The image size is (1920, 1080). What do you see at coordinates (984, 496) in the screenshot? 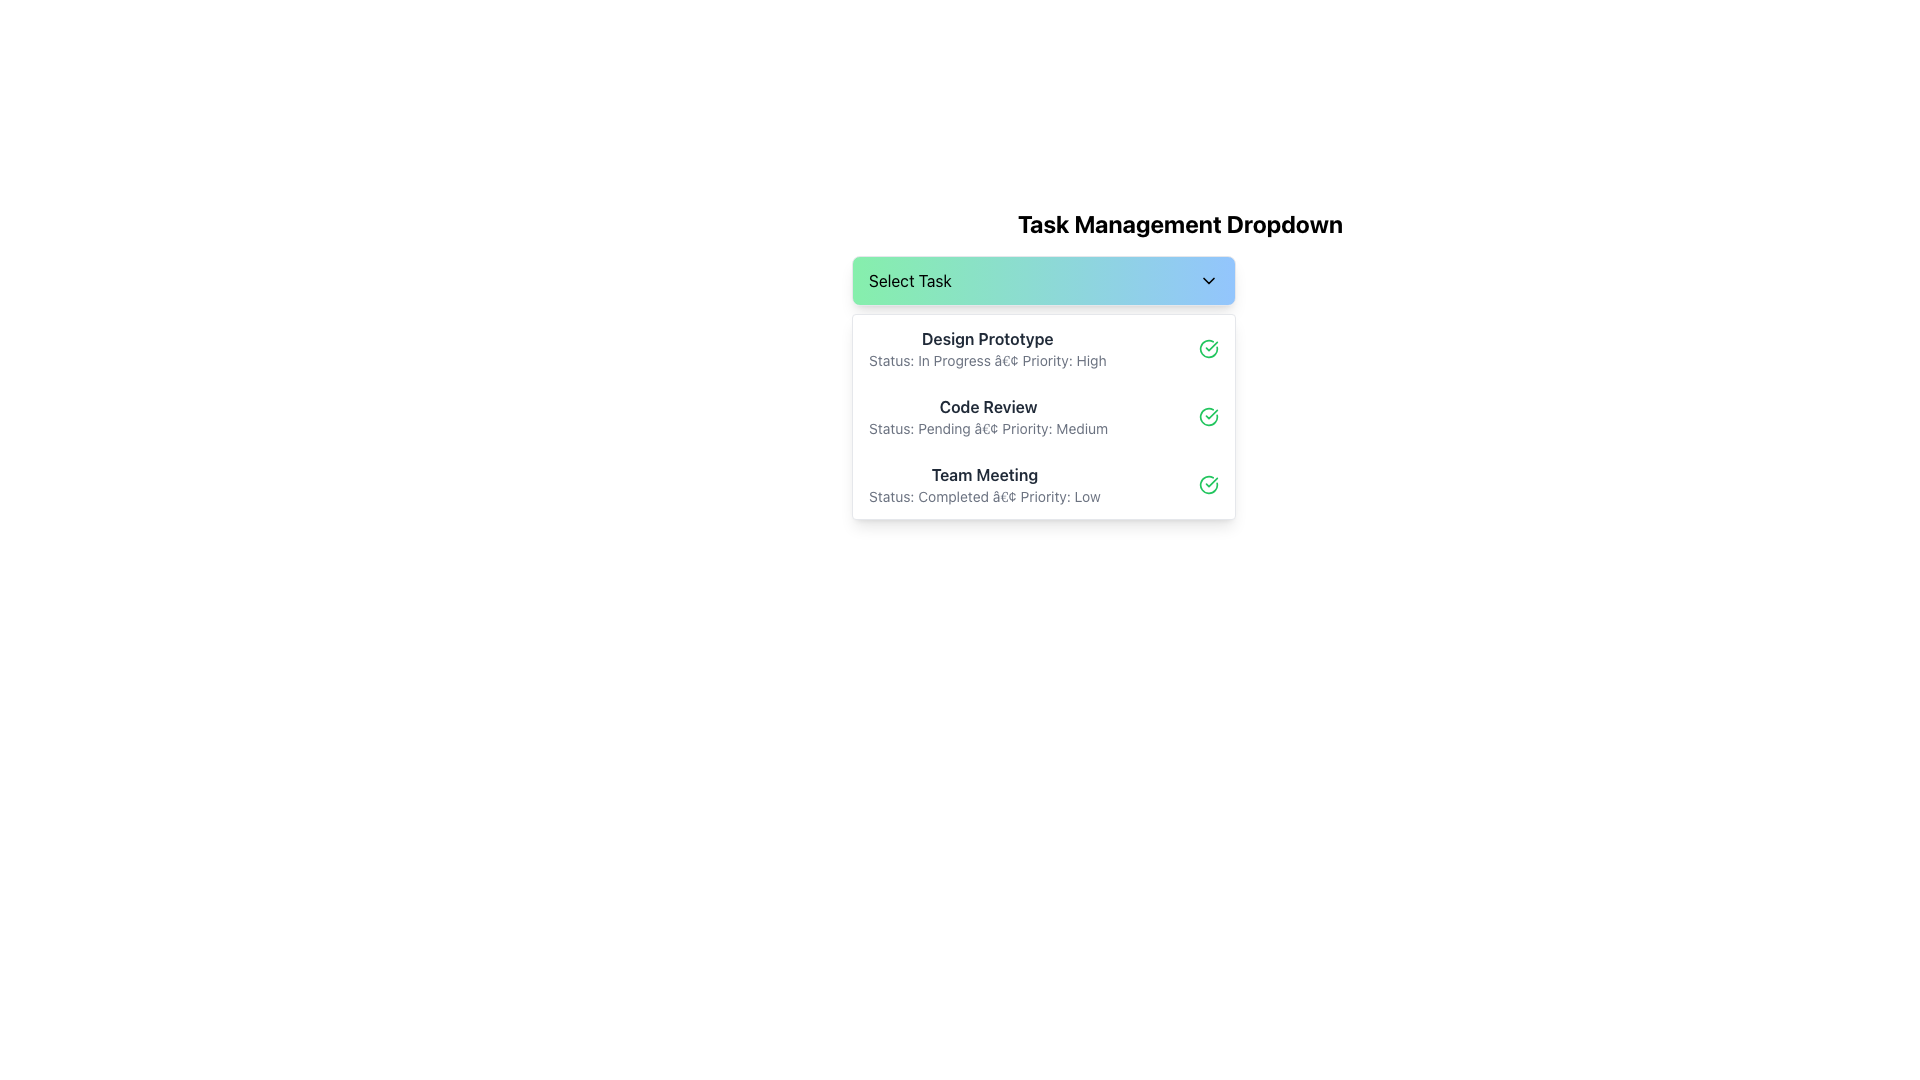
I see `the text label that reads 'Status: Completed • Priority: Low', which is located directly beneath the 'Team Meeting' heading in the task dropdown interface` at bounding box center [984, 496].